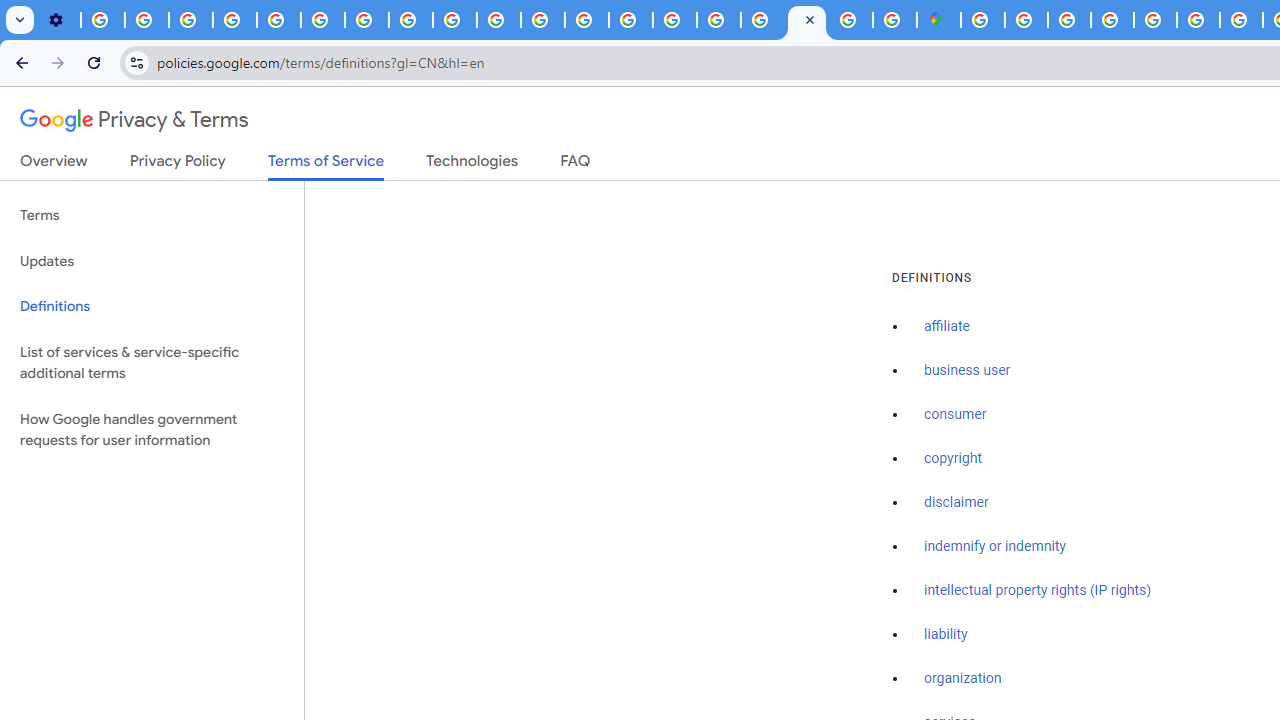 The image size is (1280, 720). Describe the element at coordinates (58, 20) in the screenshot. I see `'Settings - Customize profile'` at that location.